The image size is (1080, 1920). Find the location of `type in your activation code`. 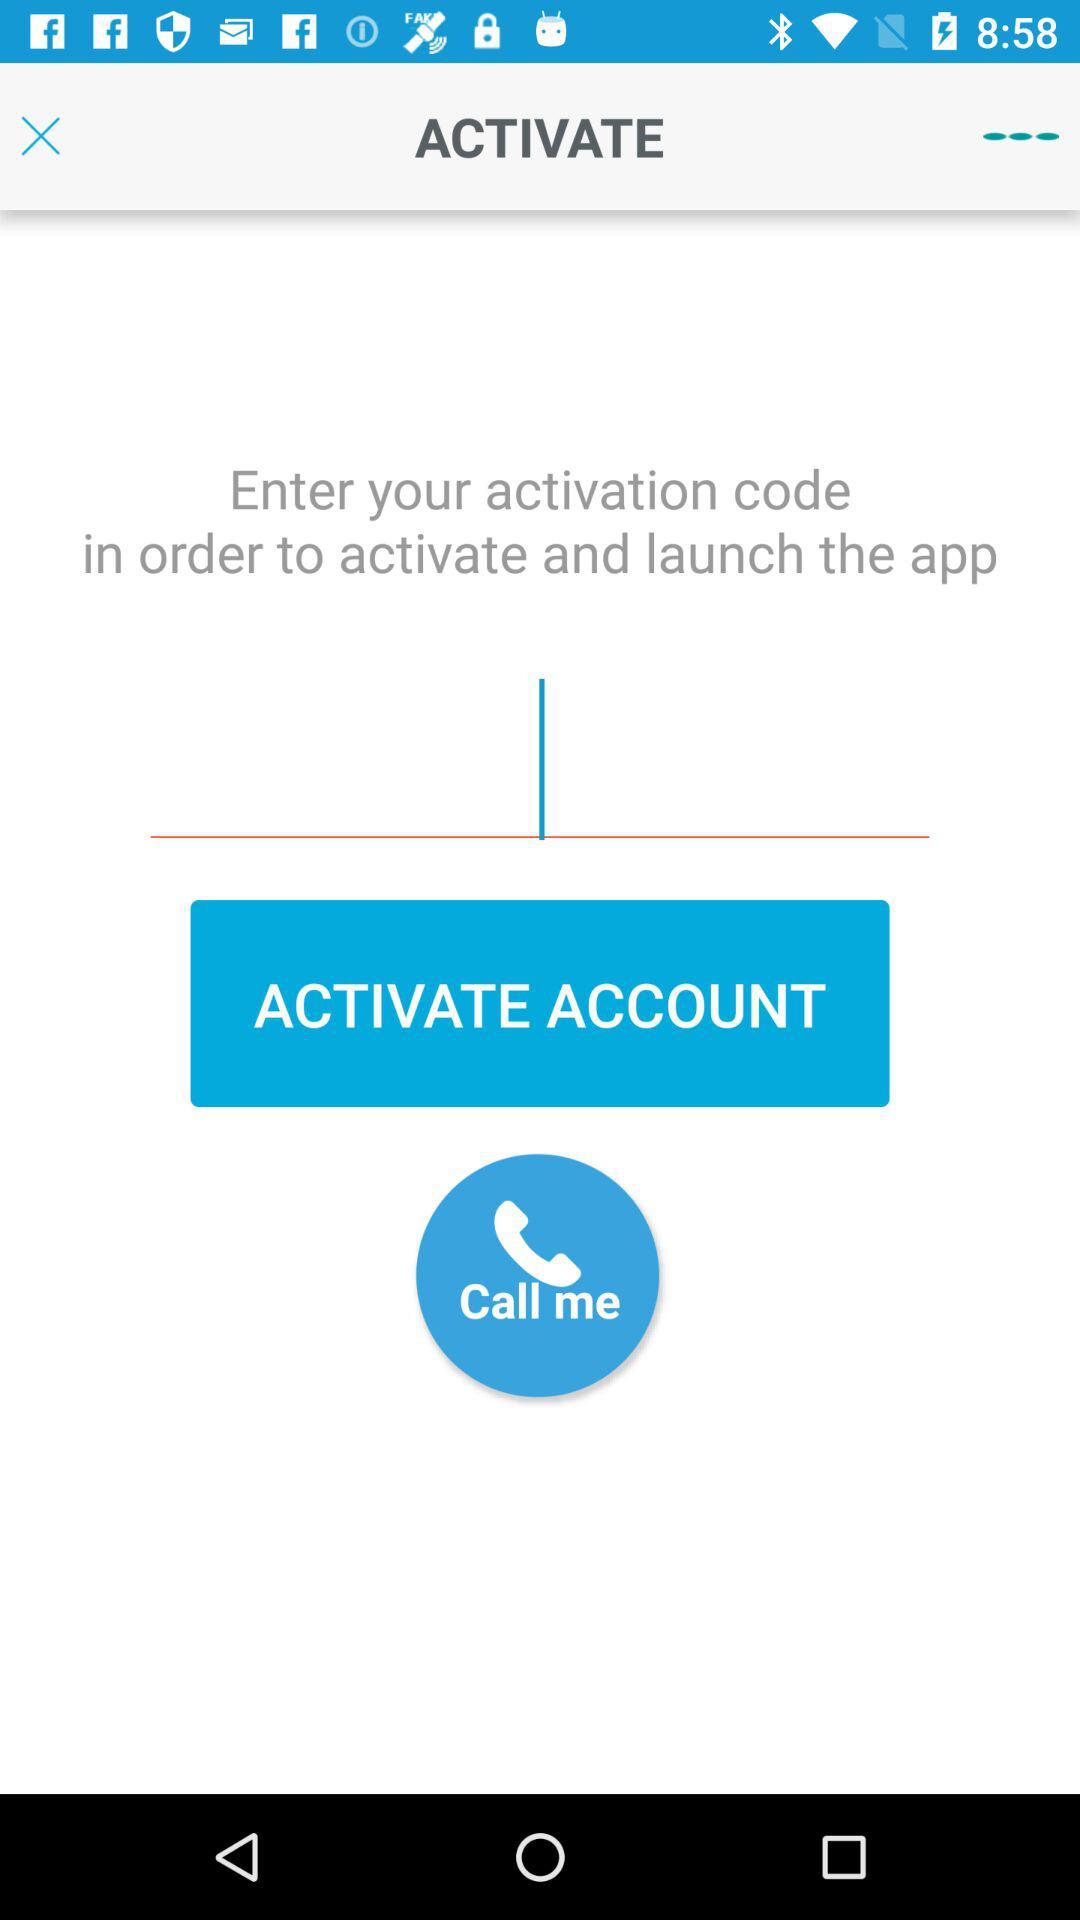

type in your activation code is located at coordinates (540, 758).